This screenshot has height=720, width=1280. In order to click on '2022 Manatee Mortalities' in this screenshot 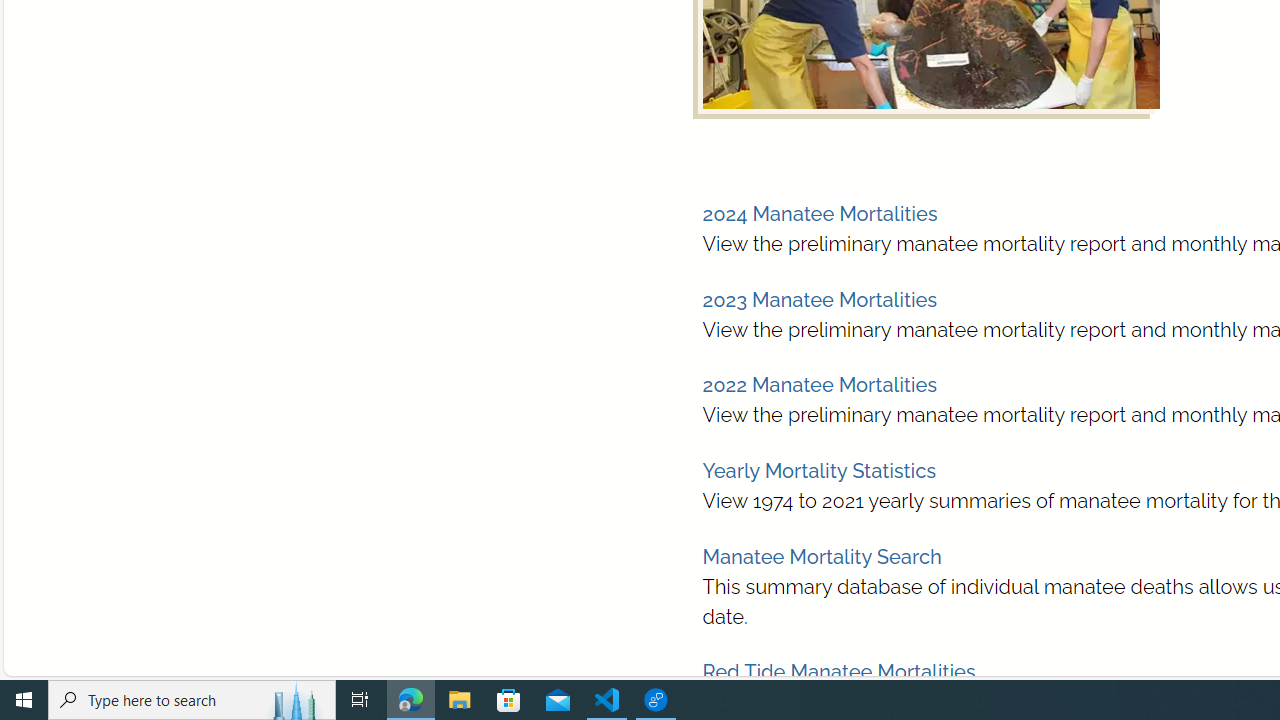, I will do `click(819, 385)`.